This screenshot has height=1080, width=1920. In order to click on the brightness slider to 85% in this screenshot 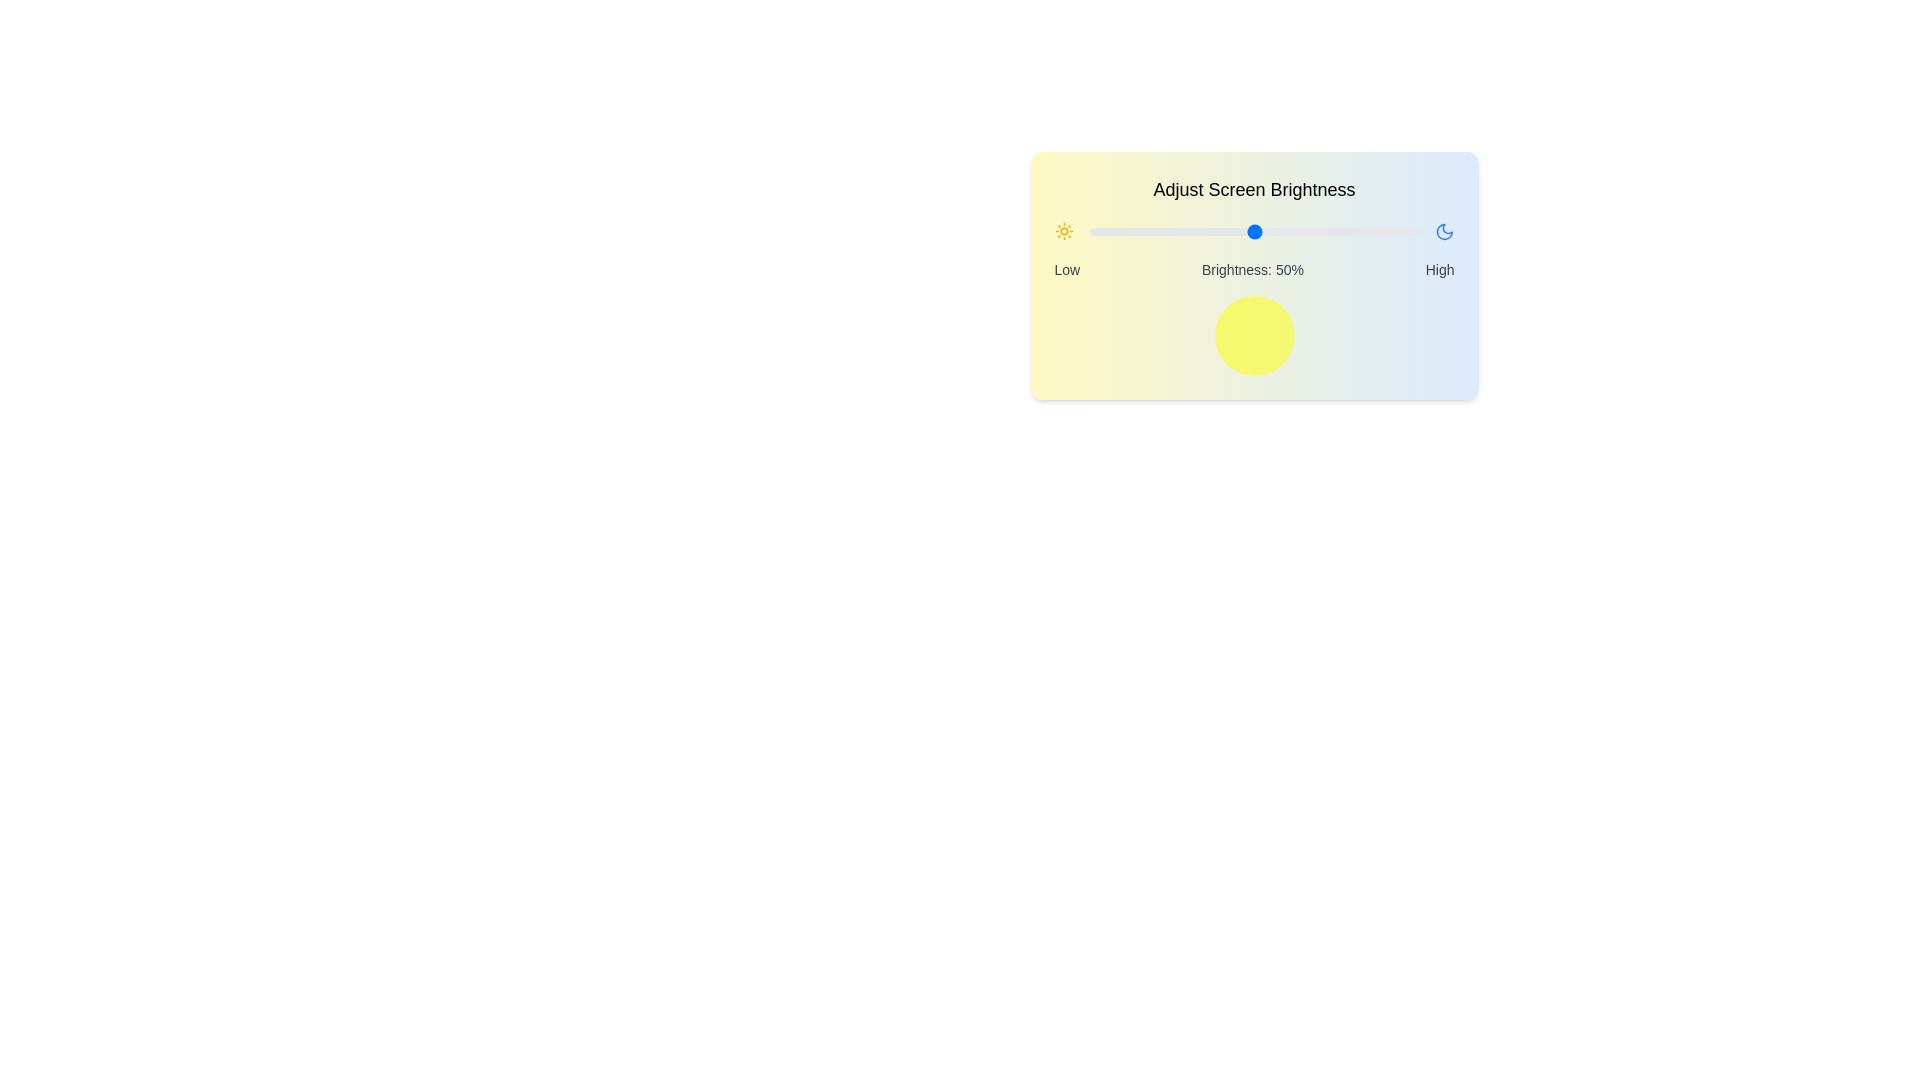, I will do `click(1368, 230)`.